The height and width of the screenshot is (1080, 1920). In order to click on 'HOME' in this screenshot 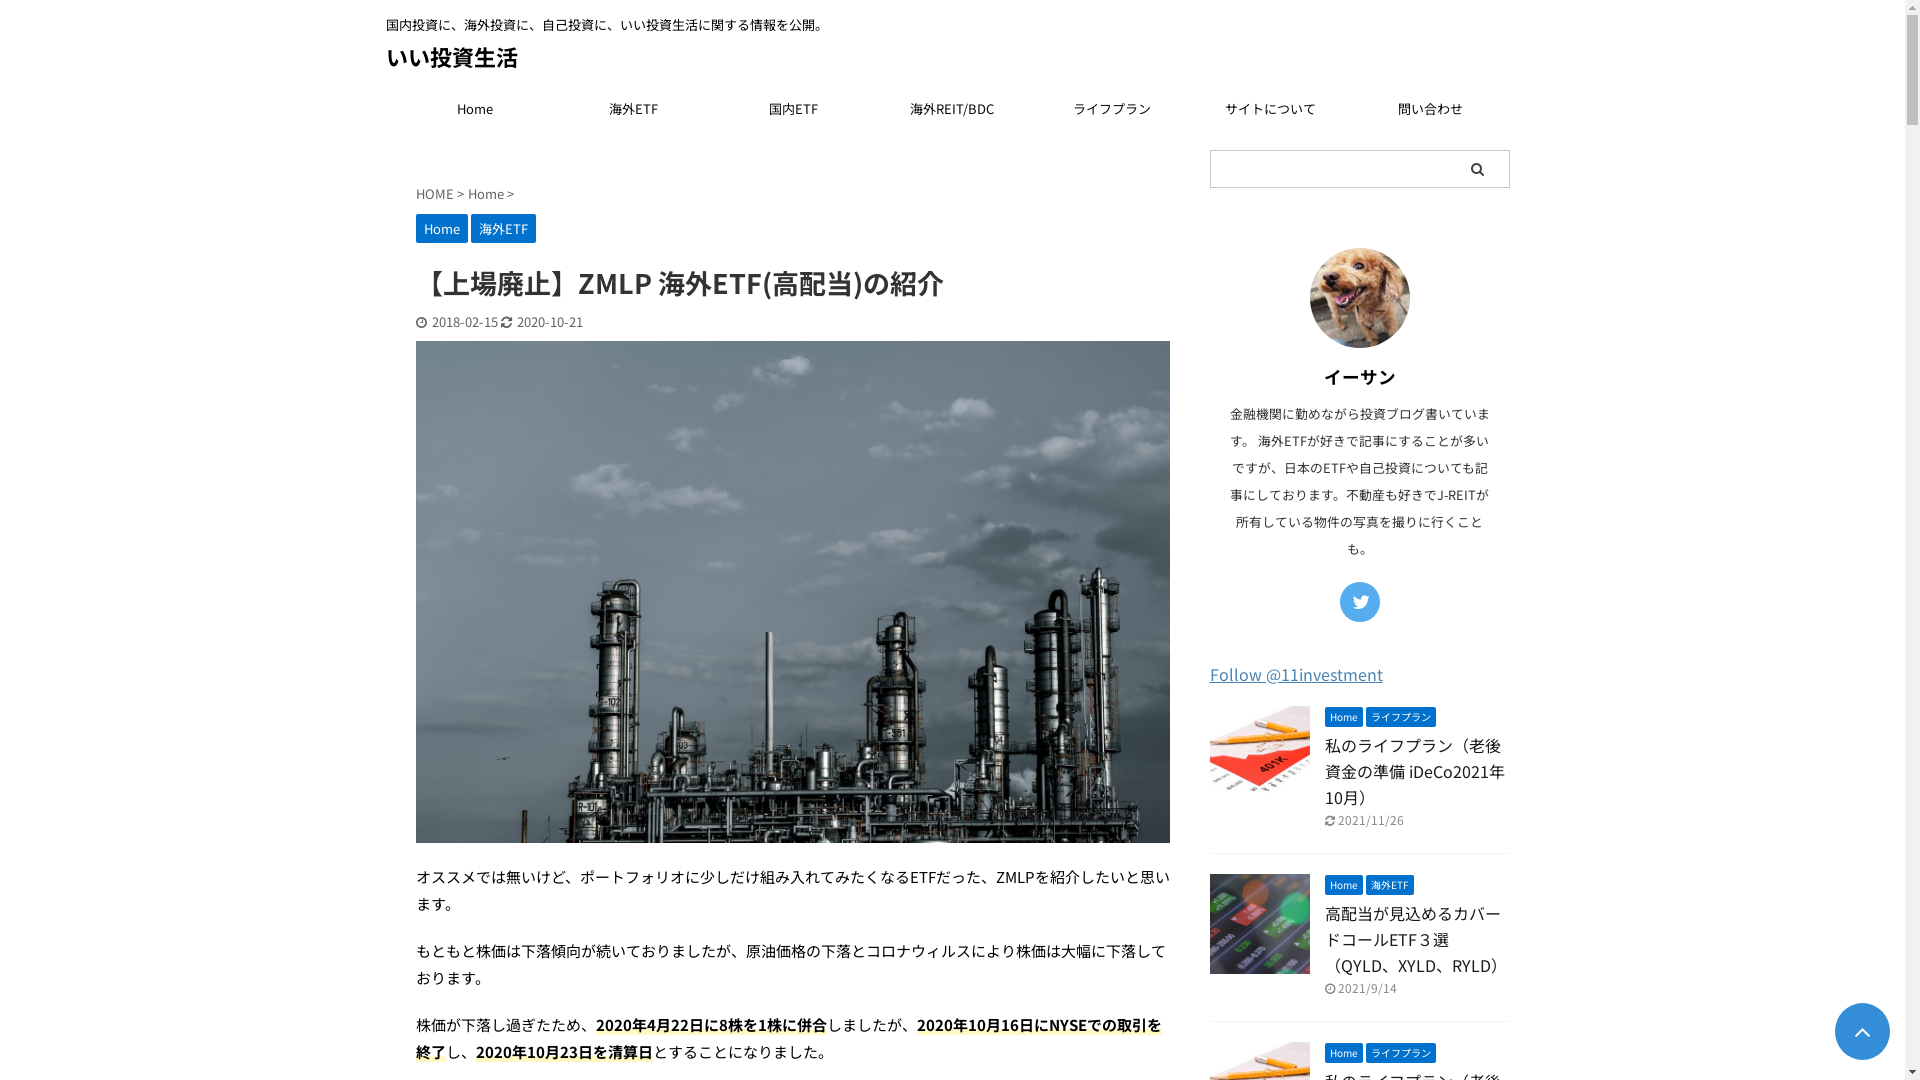, I will do `click(435, 193)`.